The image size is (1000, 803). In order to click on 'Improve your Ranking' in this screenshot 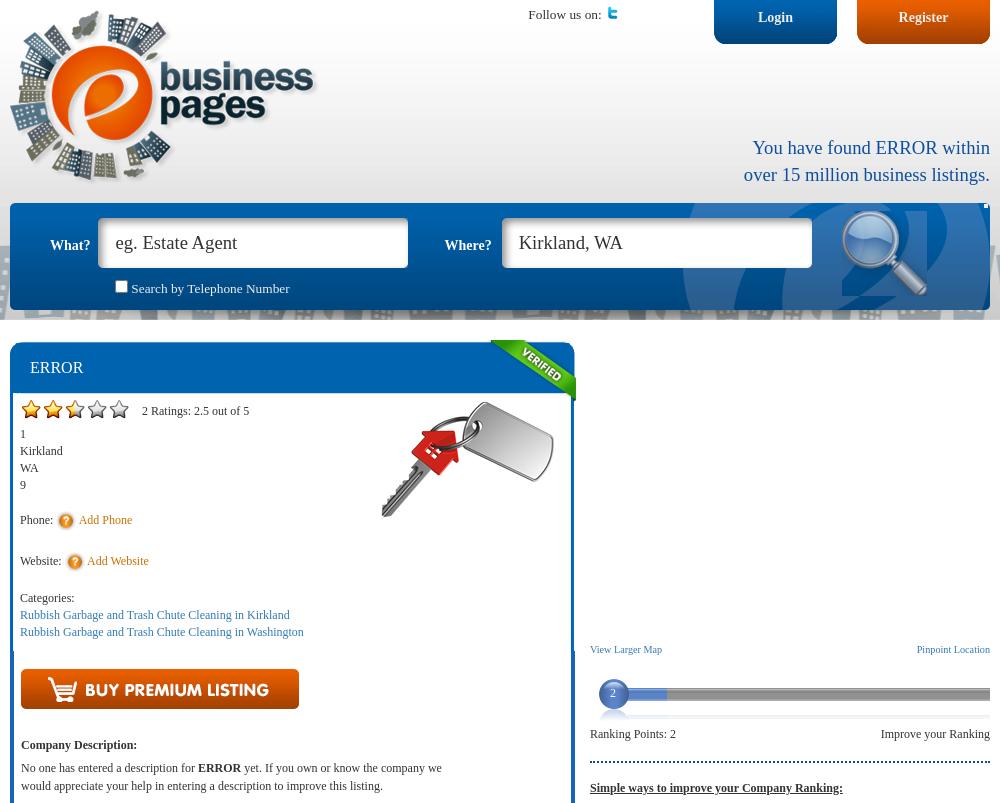, I will do `click(935, 734)`.